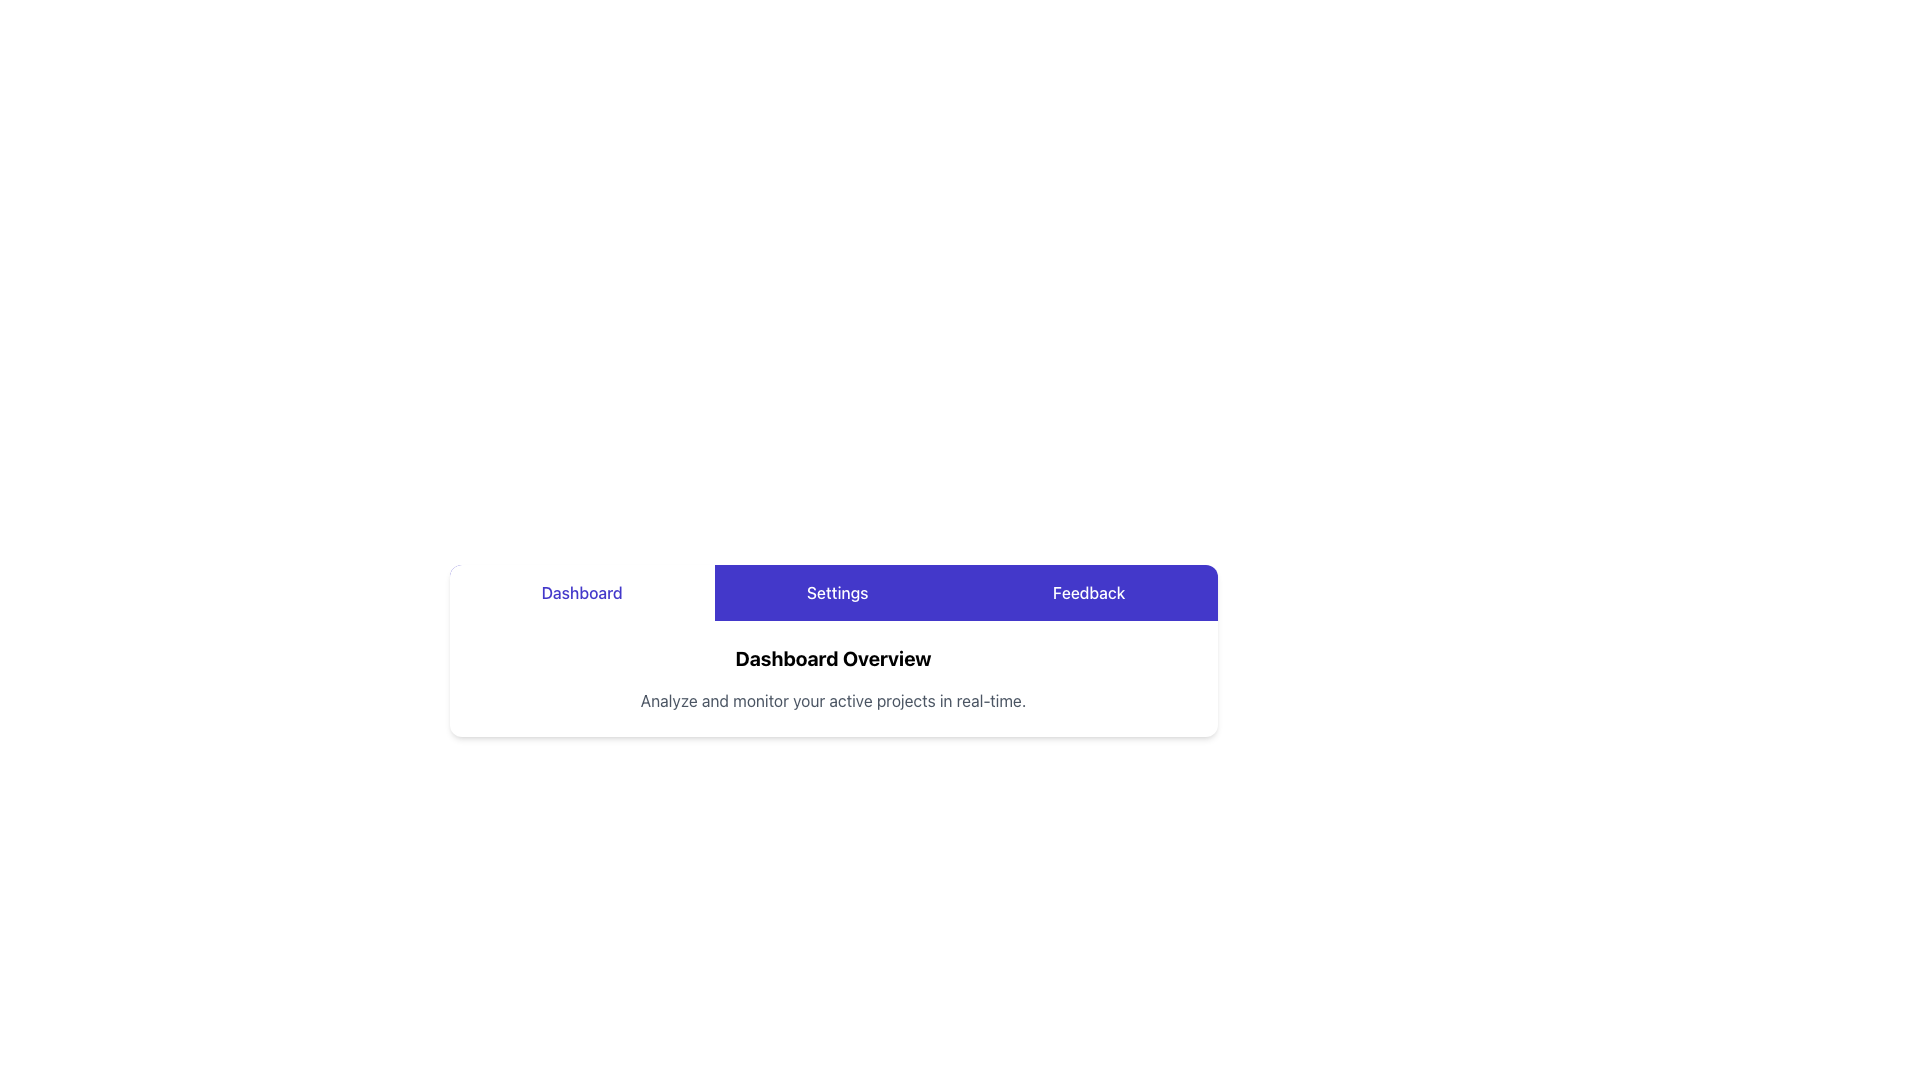 The width and height of the screenshot is (1920, 1080). What do you see at coordinates (833, 592) in the screenshot?
I see `the 'Settings' tab in the navigation bar, which has a purple-blue background and white text` at bounding box center [833, 592].